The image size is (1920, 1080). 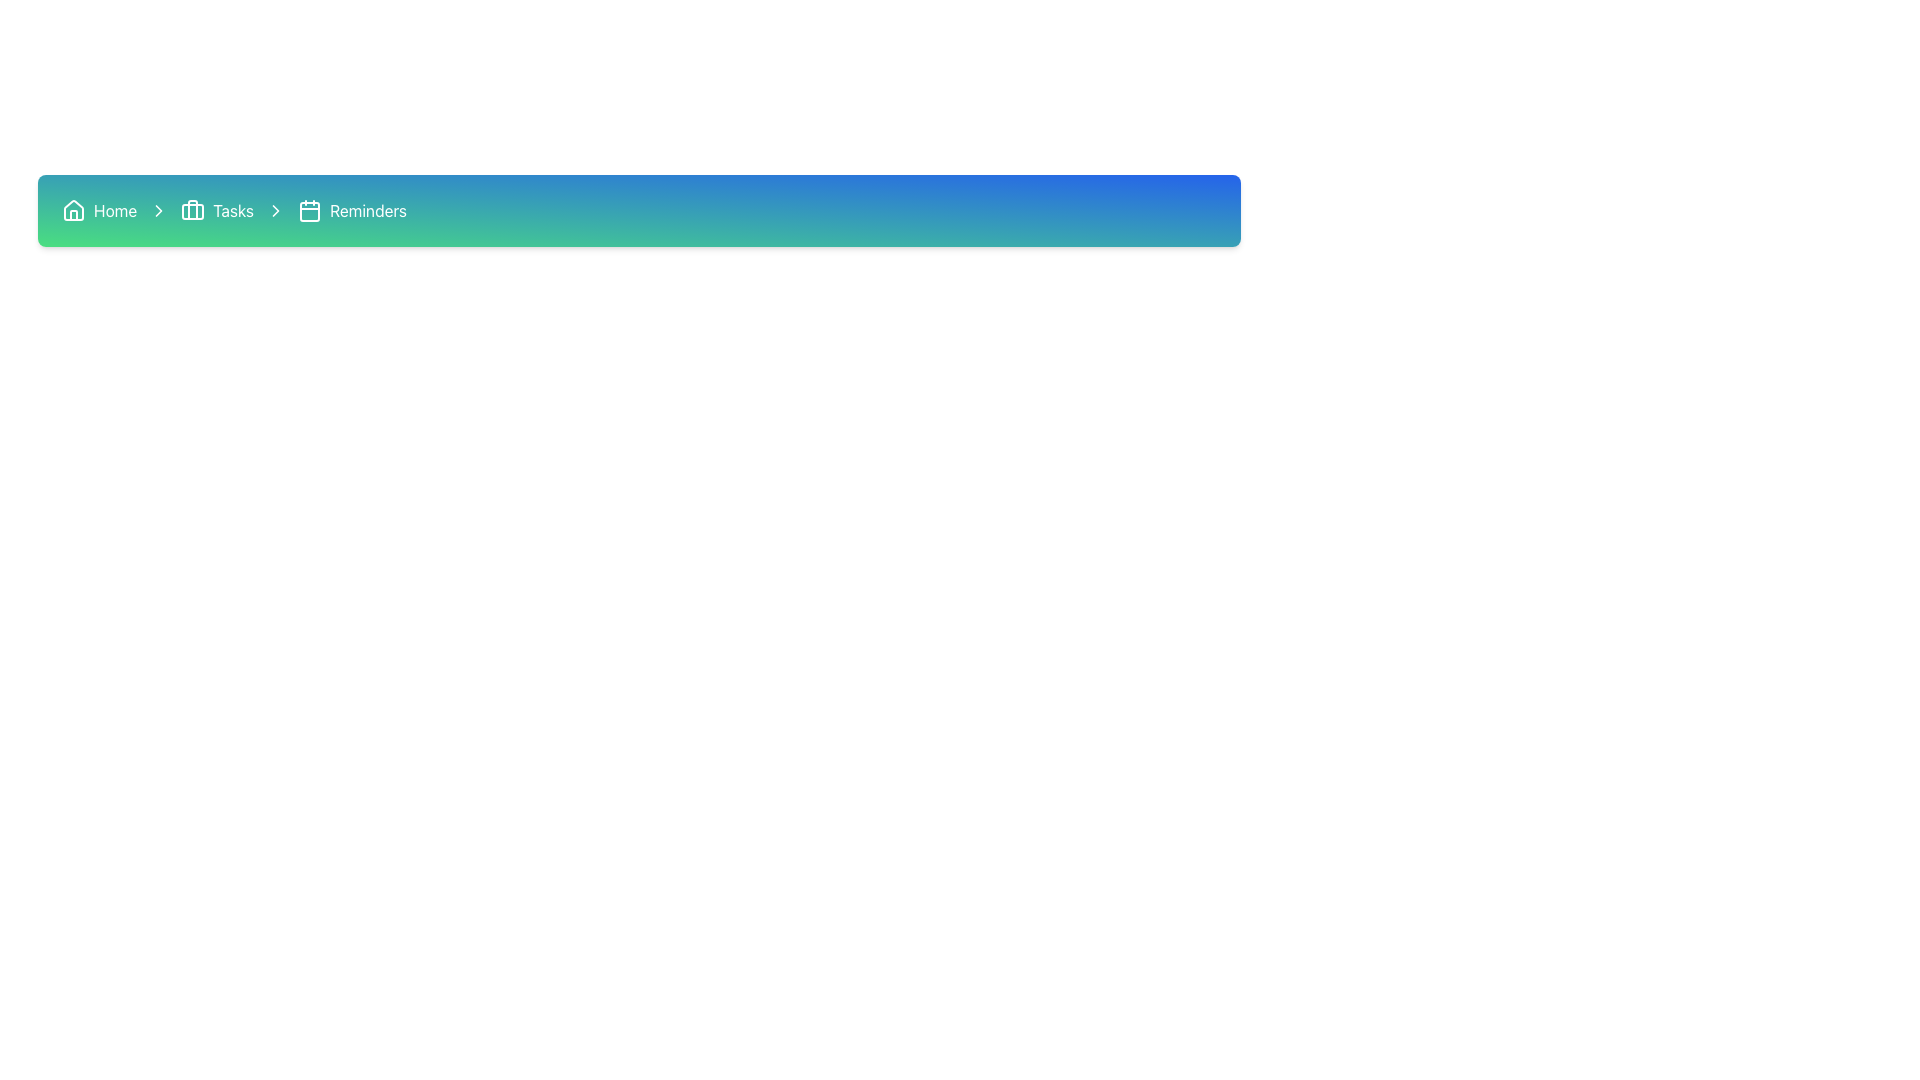 What do you see at coordinates (275, 211) in the screenshot?
I see `the Chevron Icon that serves as a separator in the breadcrumb navigation between 'Tasks' and 'Reminders'` at bounding box center [275, 211].